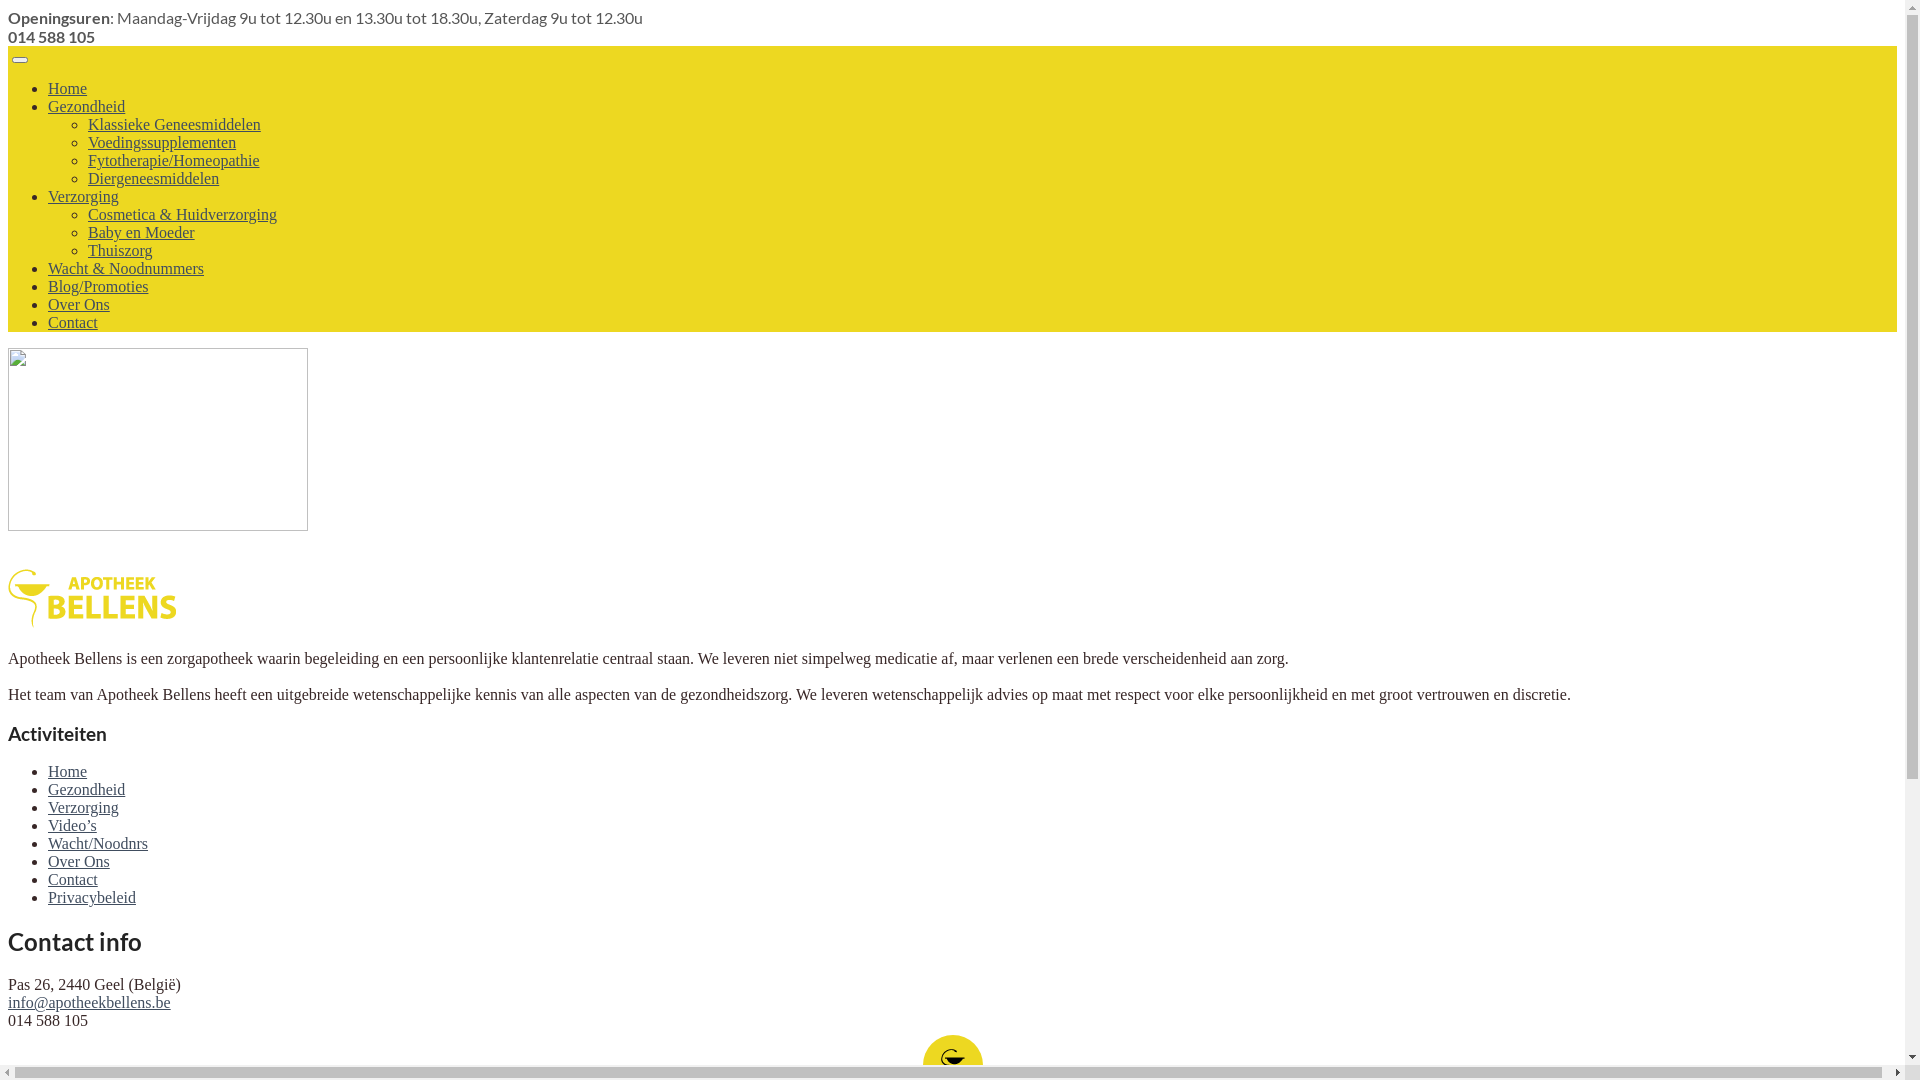 The image size is (1920, 1080). Describe the element at coordinates (96, 843) in the screenshot. I see `'Wacht/Noodnrs'` at that location.